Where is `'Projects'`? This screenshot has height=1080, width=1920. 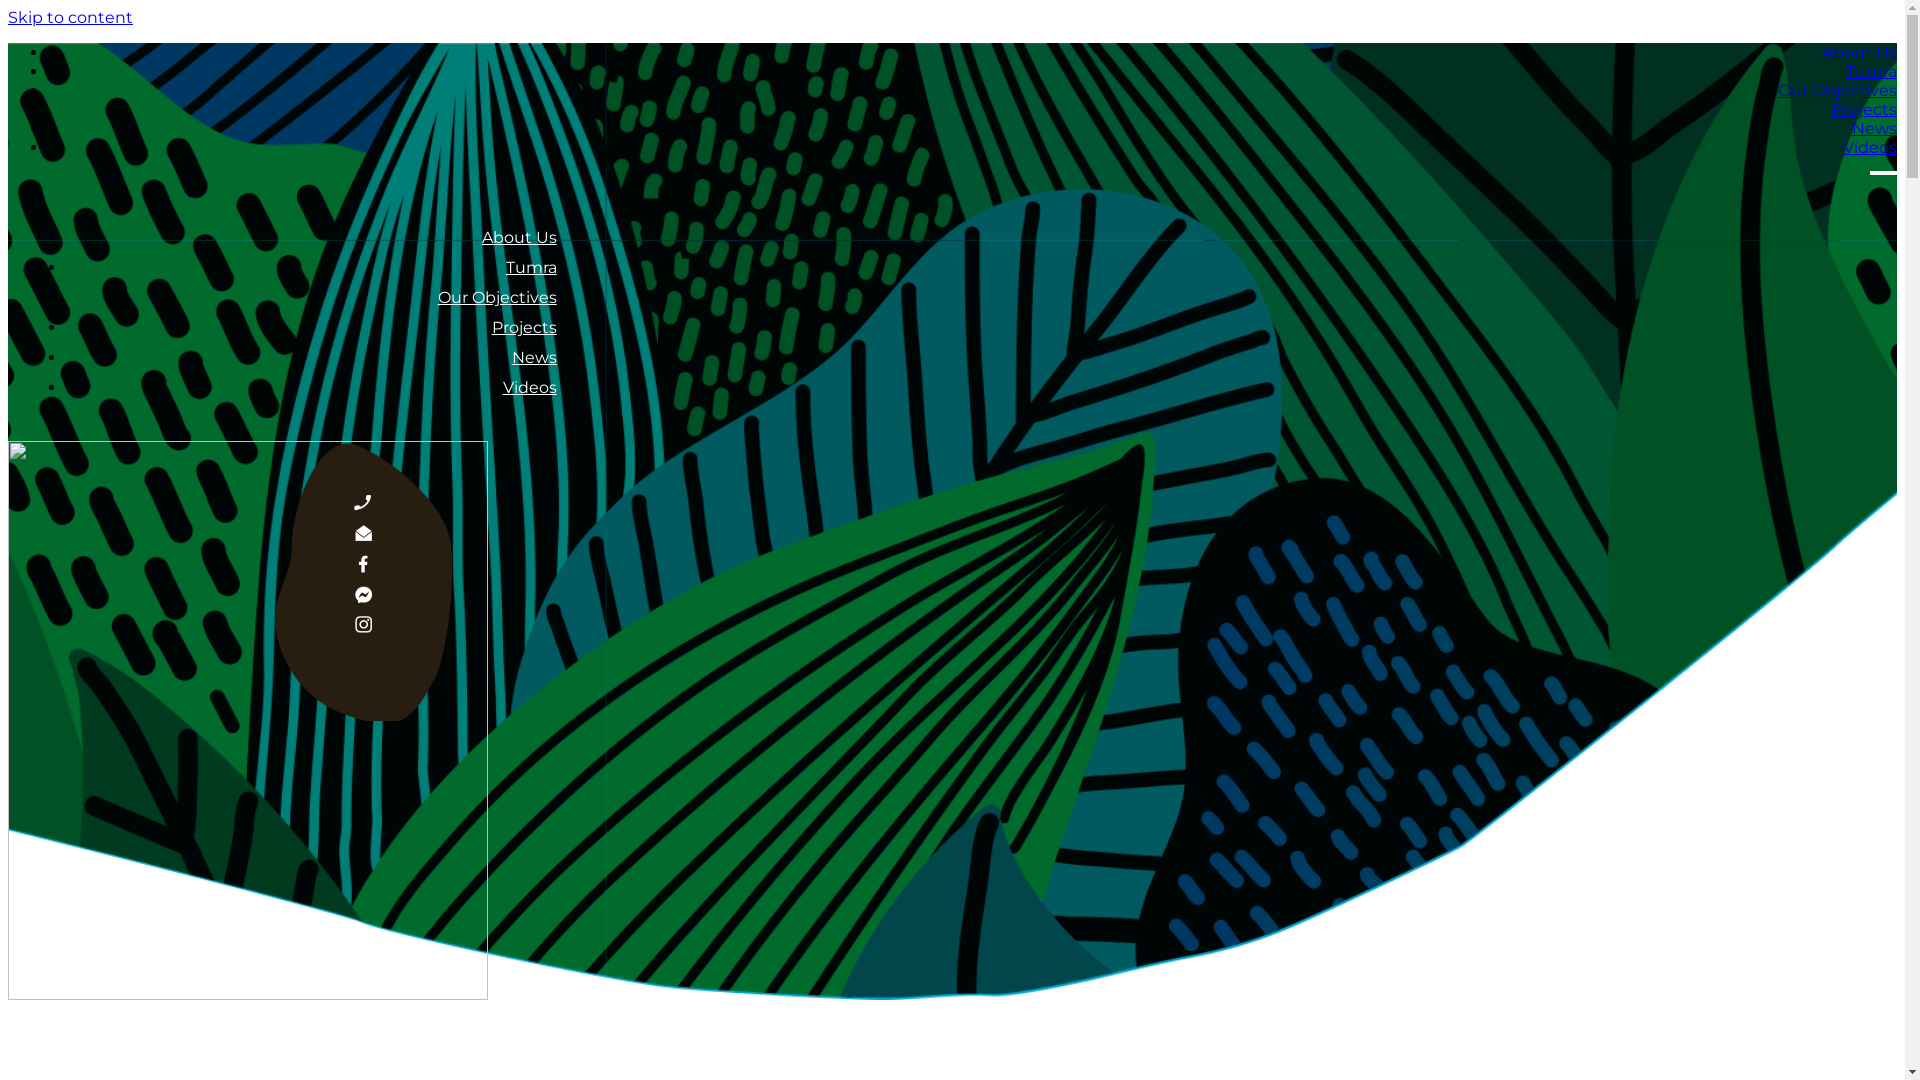
'Projects' is located at coordinates (1832, 109).